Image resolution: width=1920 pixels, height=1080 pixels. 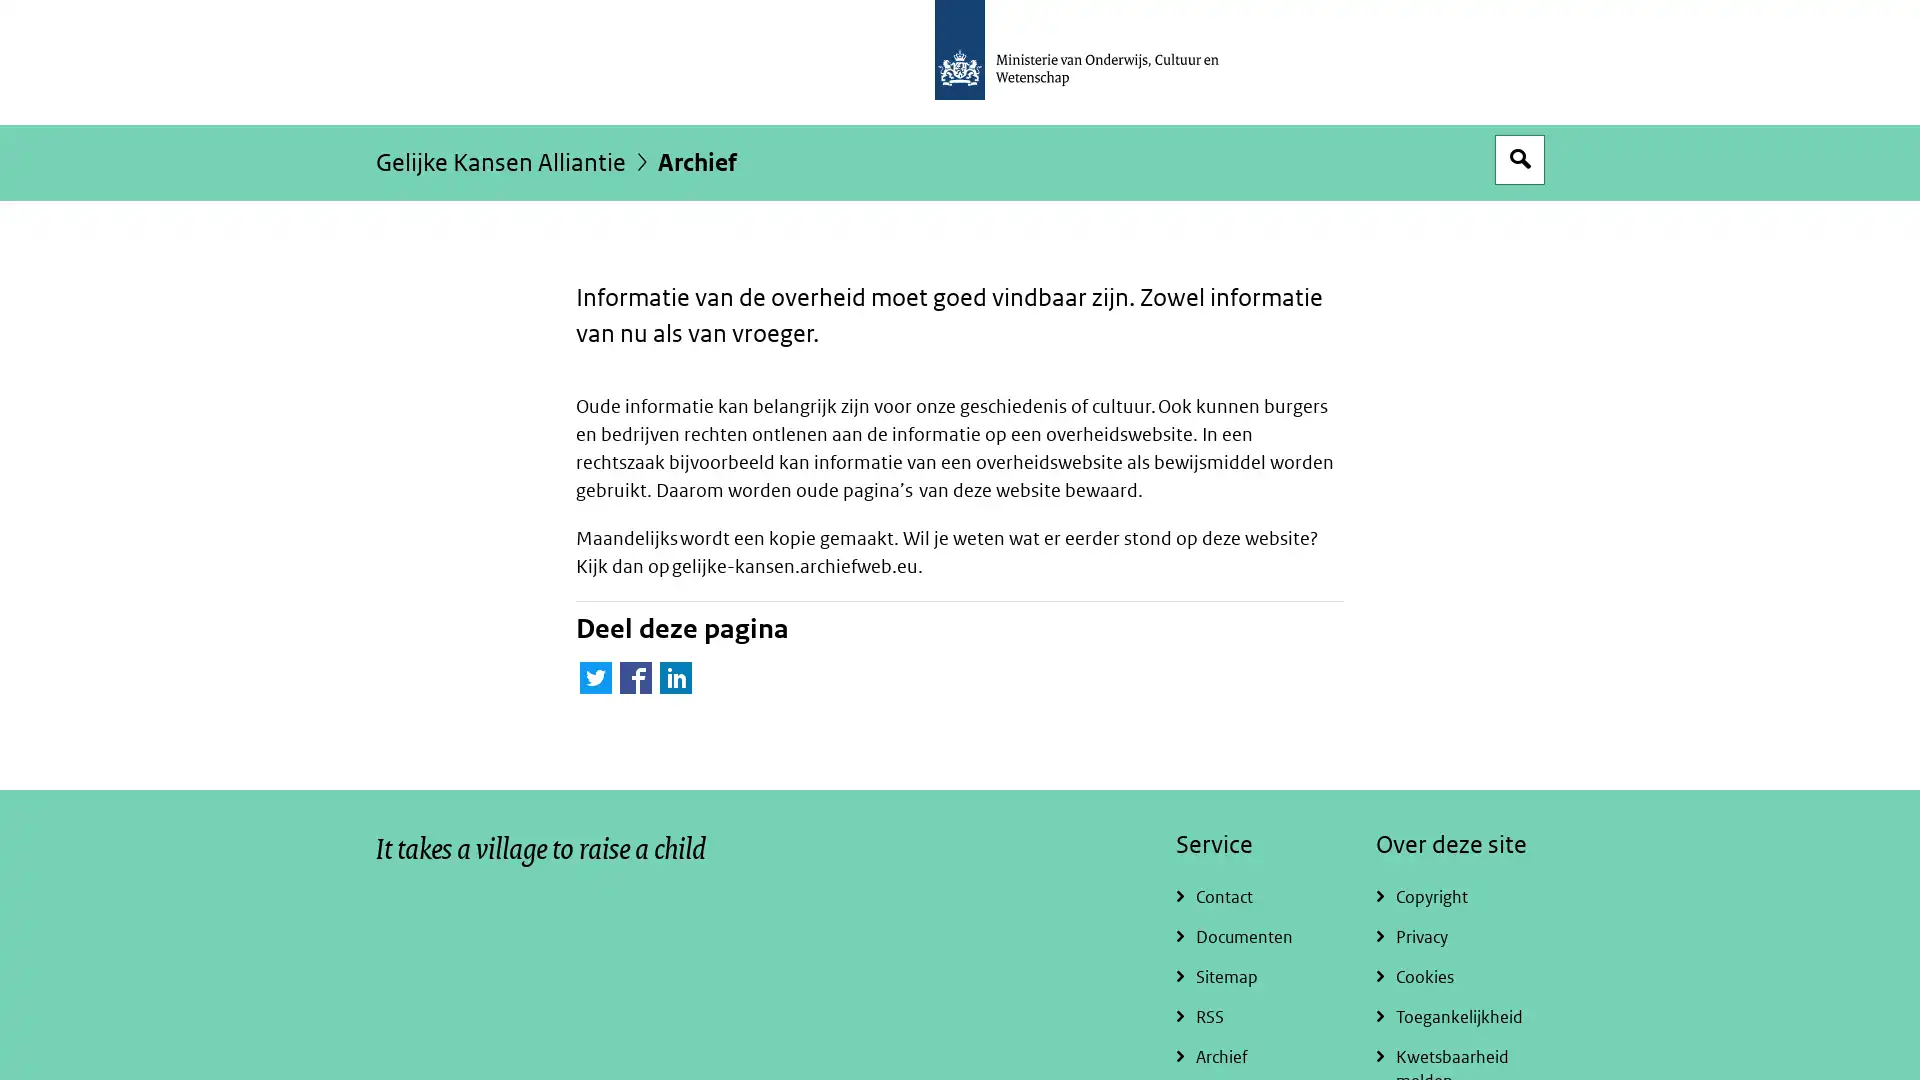 What do you see at coordinates (1520, 158) in the screenshot?
I see `Open zoekveld` at bounding box center [1520, 158].